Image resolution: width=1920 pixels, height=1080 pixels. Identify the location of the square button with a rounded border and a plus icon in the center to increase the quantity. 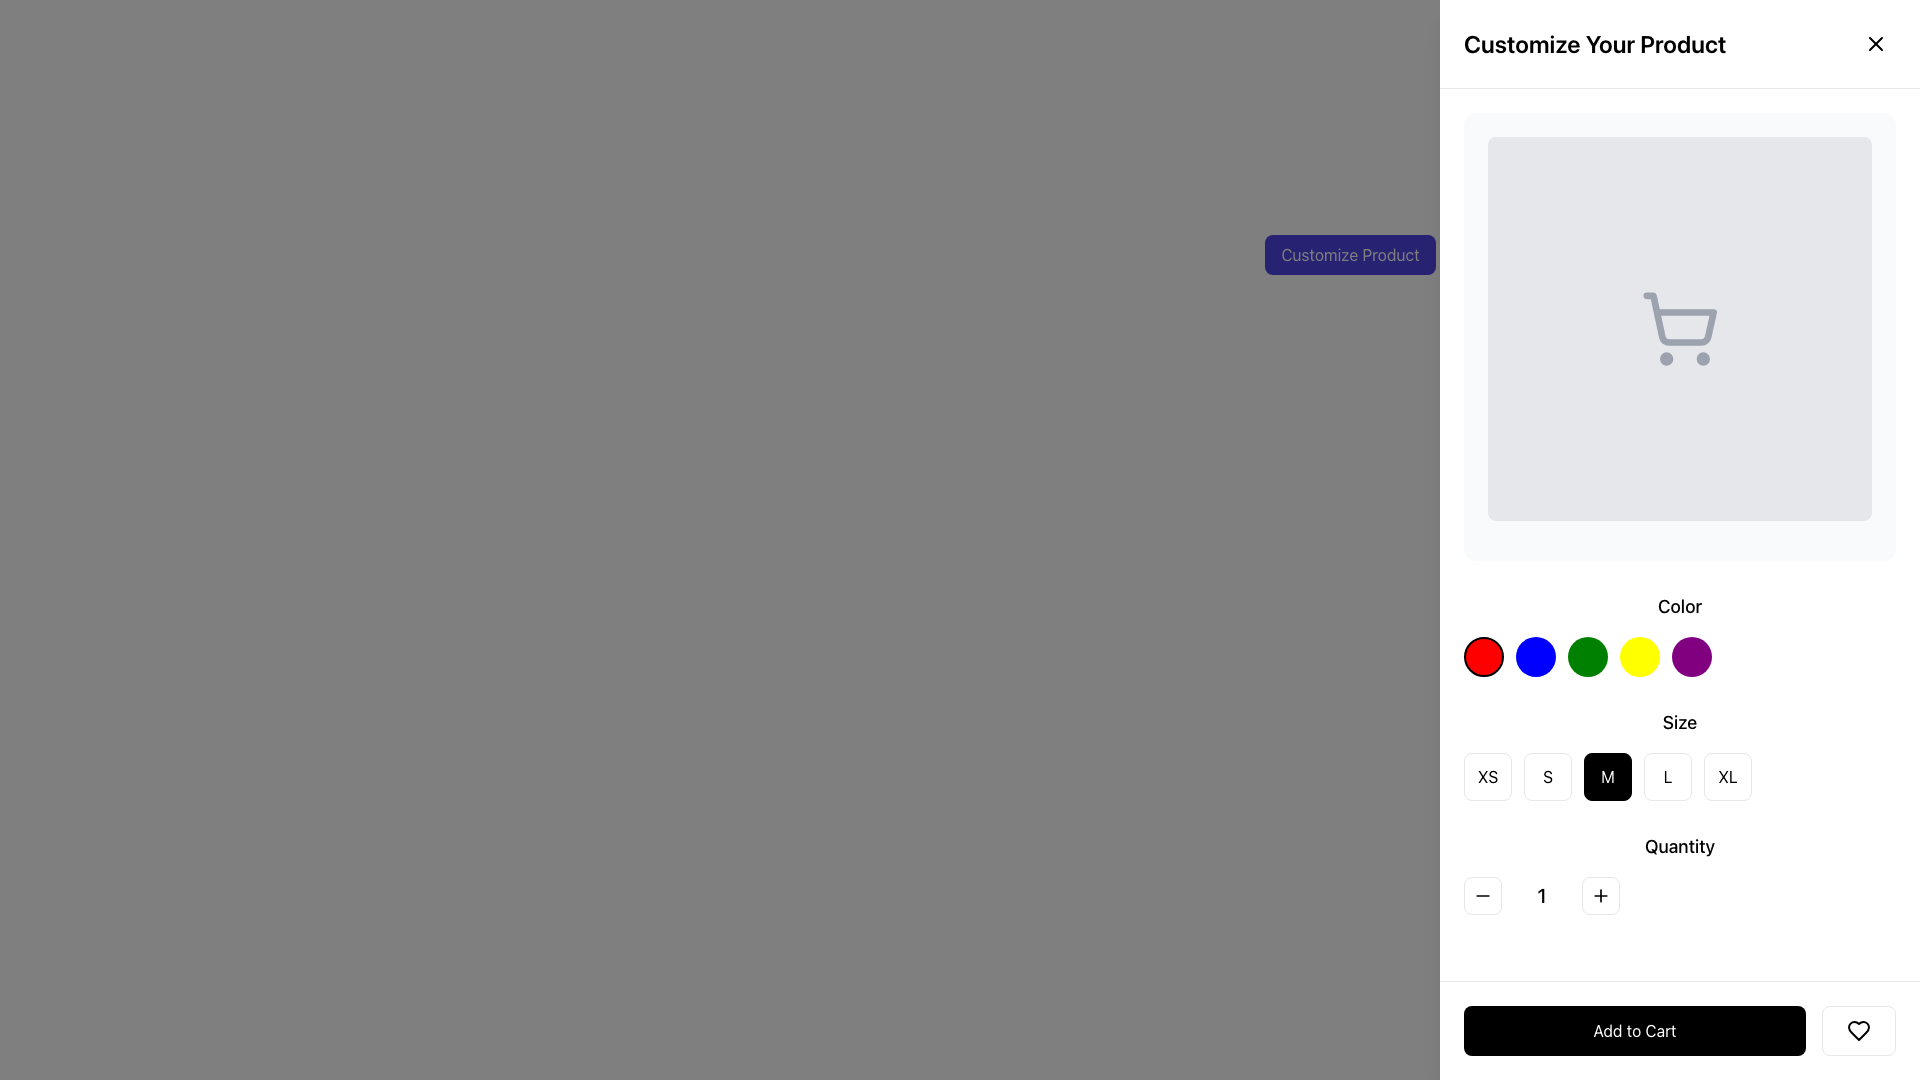
(1601, 894).